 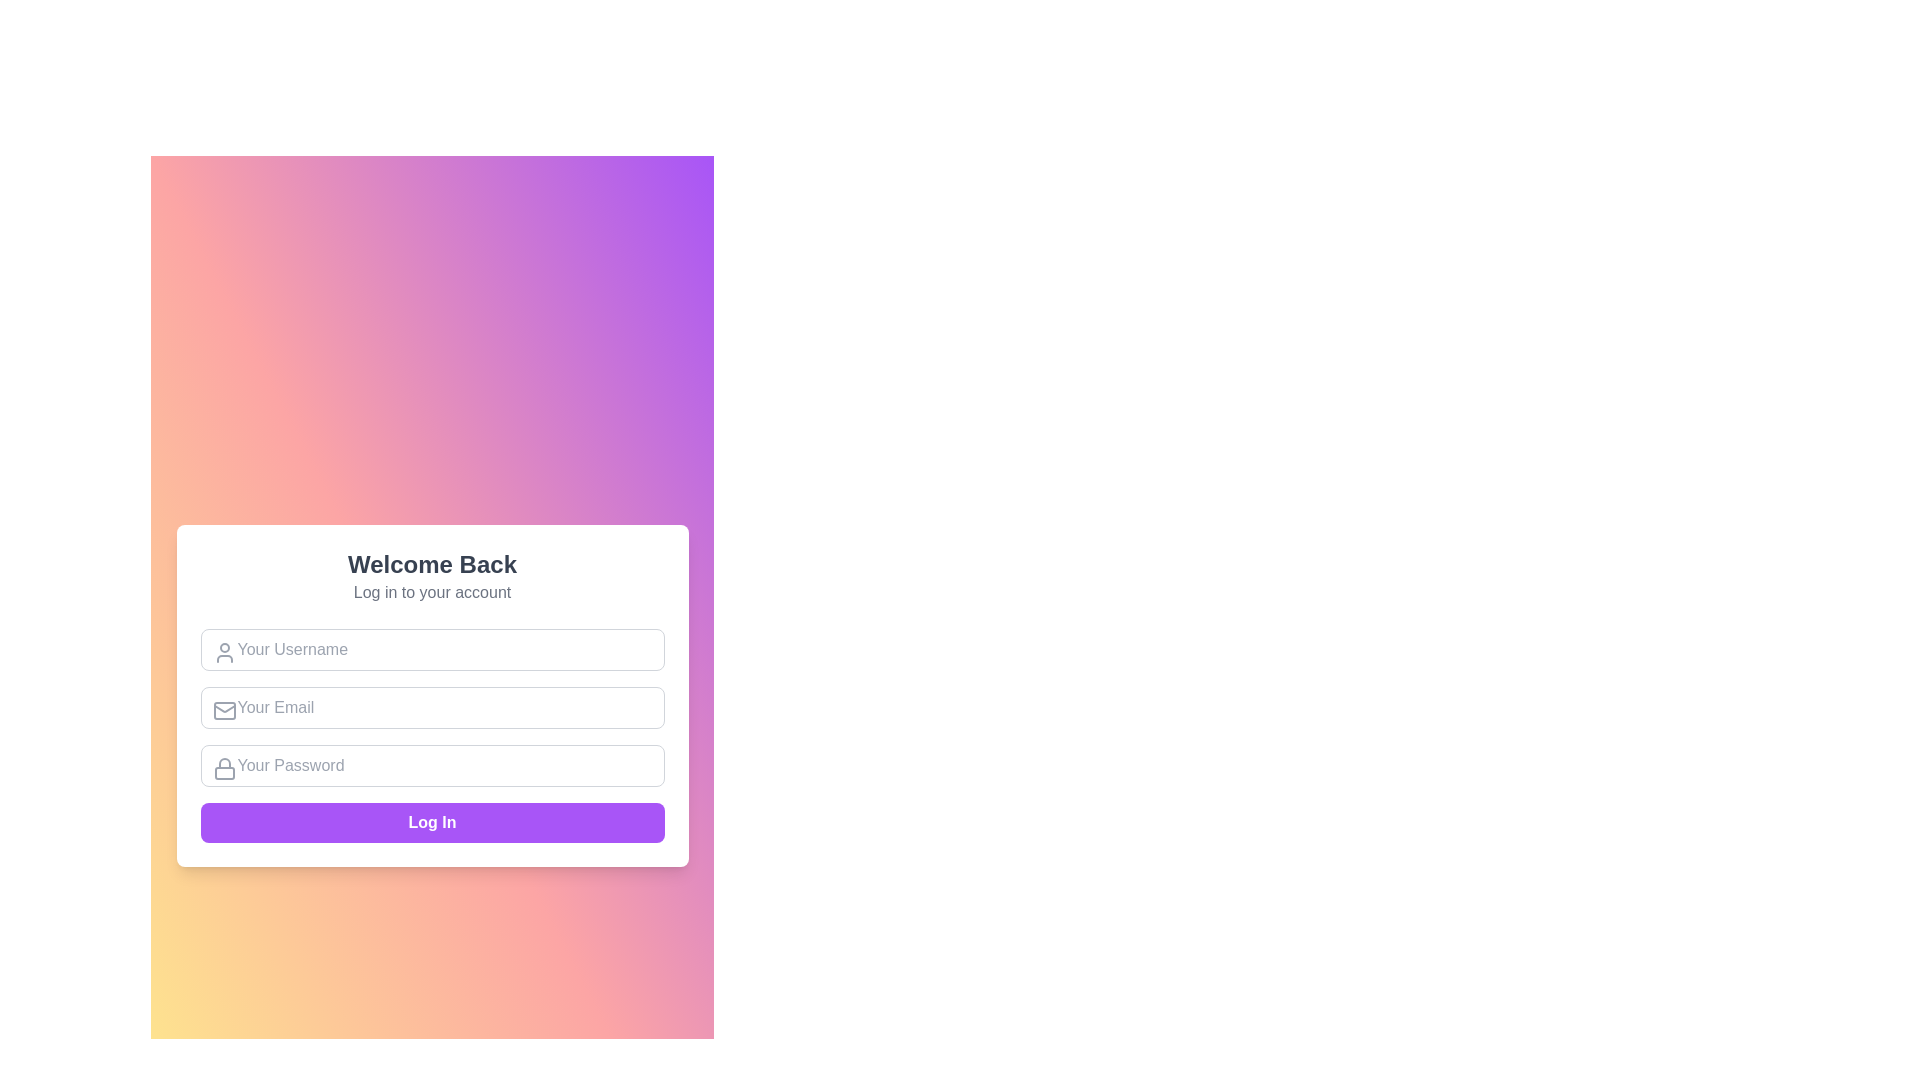 I want to click on the envelope icon located adjacent to the 'Your Email' text input field, which symbolizes email communication, so click(x=224, y=709).